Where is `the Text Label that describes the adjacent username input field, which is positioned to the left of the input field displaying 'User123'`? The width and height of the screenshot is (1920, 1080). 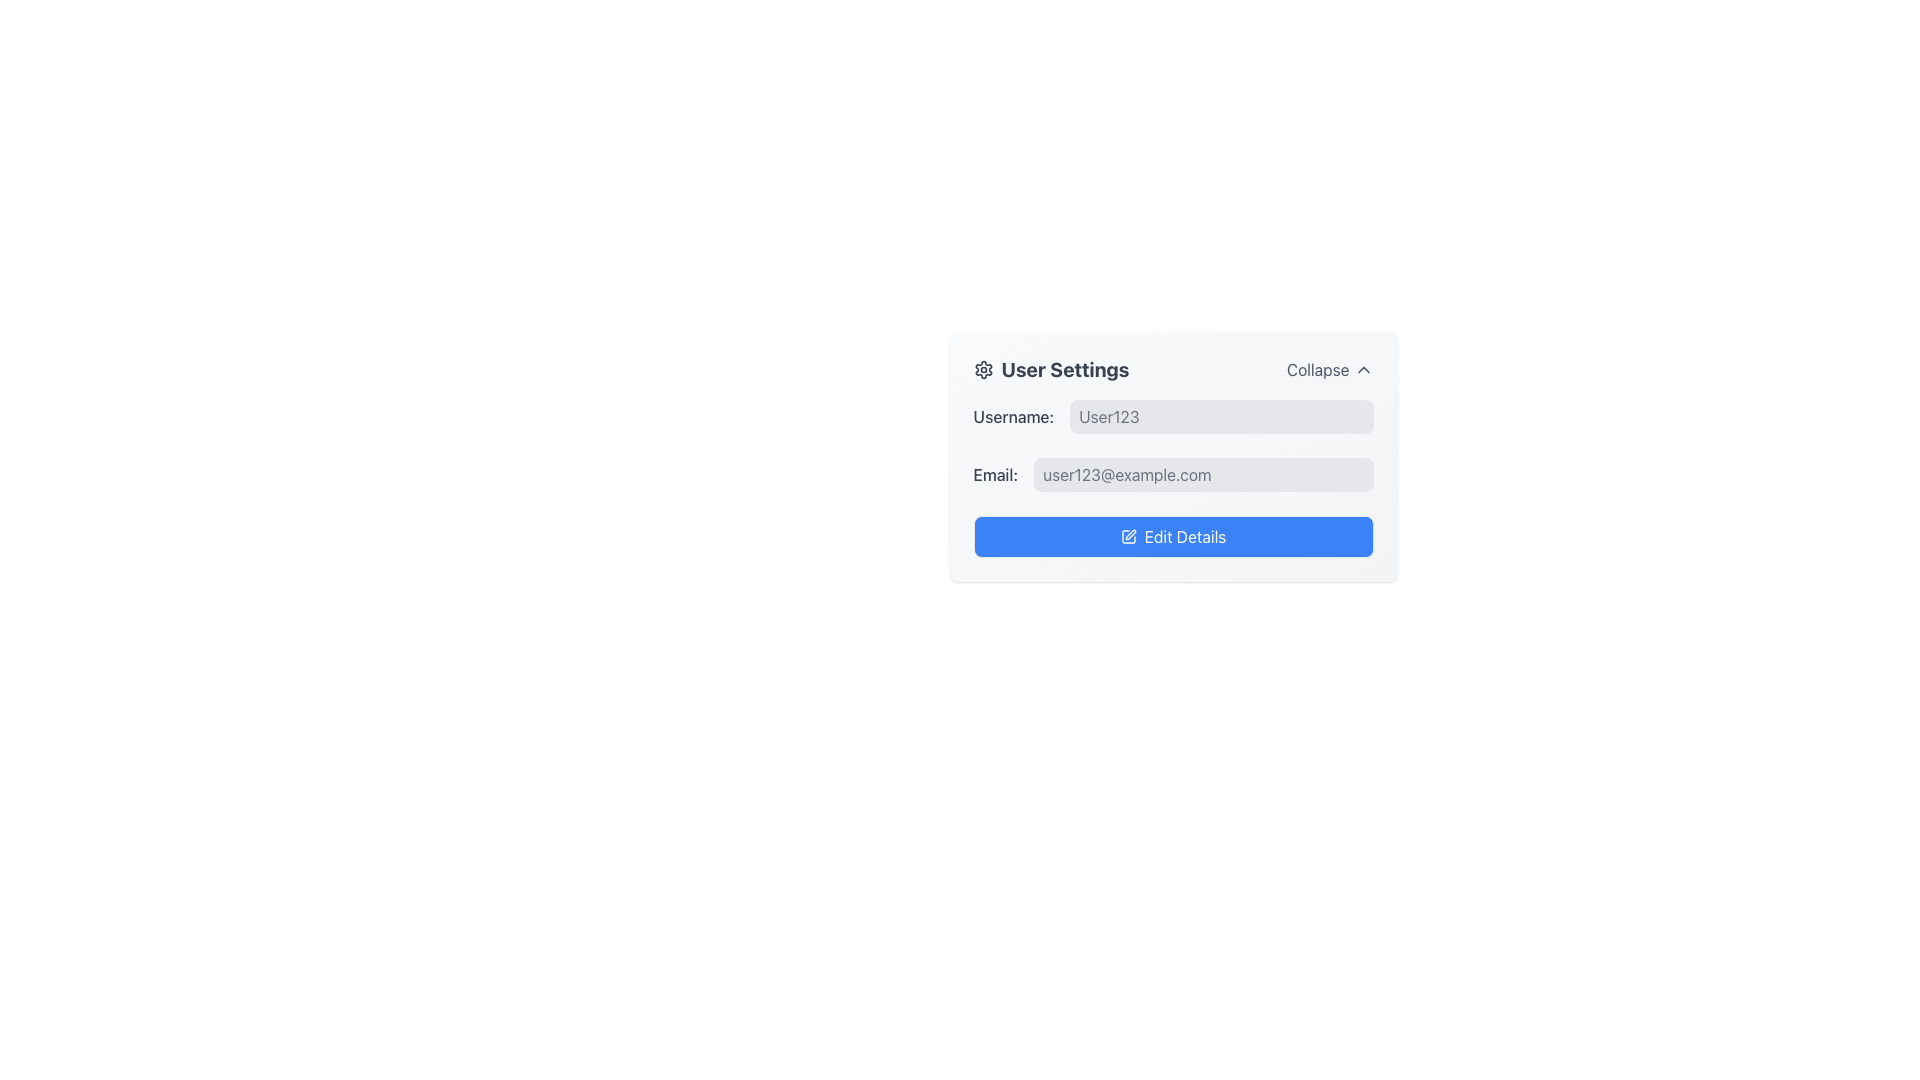 the Text Label that describes the adjacent username input field, which is positioned to the left of the input field displaying 'User123' is located at coordinates (1013, 415).